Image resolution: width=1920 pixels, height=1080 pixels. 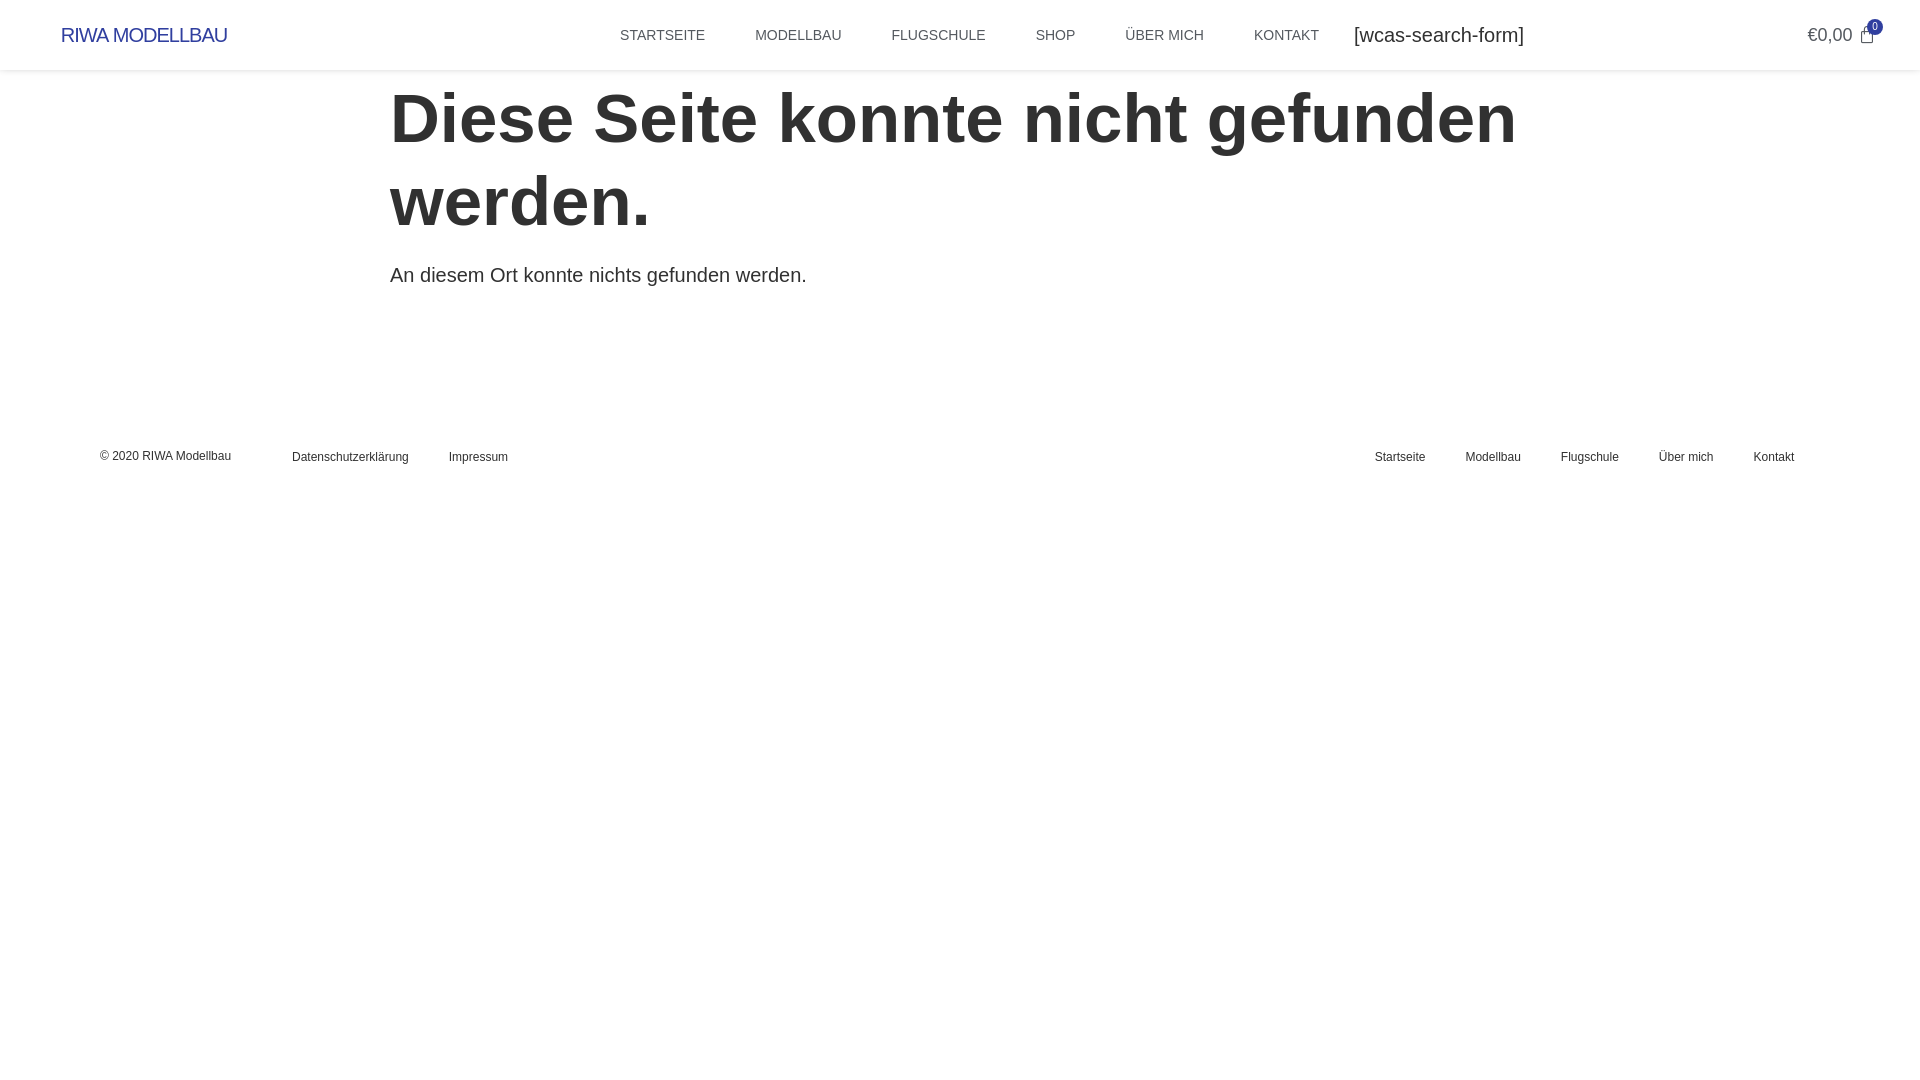 I want to click on 'KONTAKT', so click(x=1286, y=34).